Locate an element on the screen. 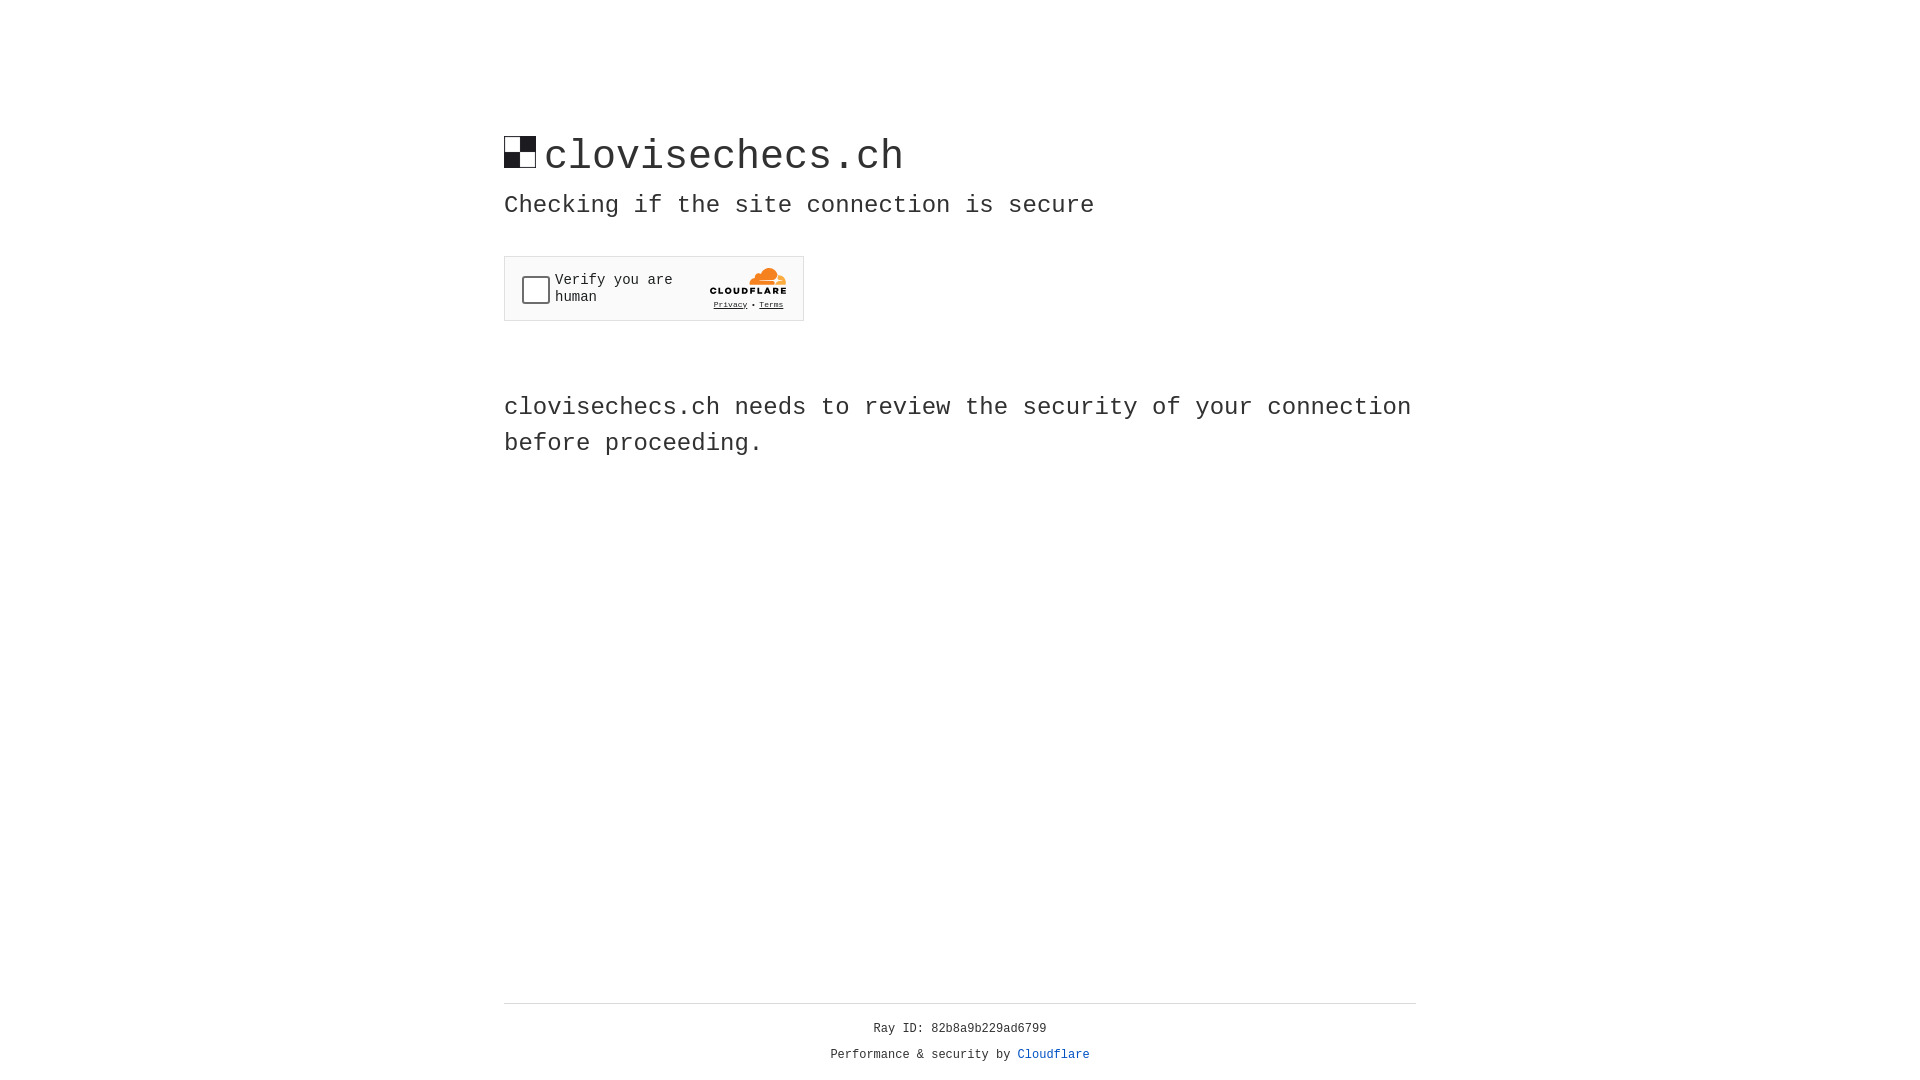  'Widget containing a Cloudflare security challenge' is located at coordinates (653, 288).